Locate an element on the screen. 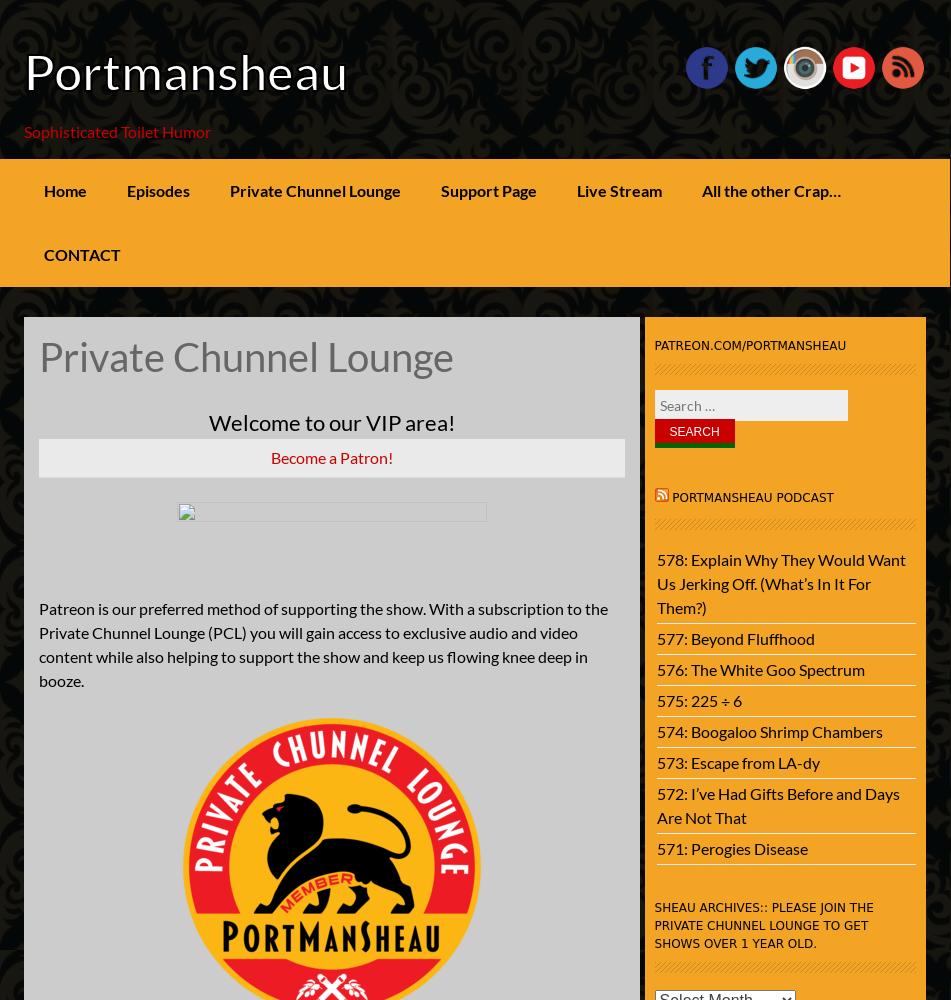 The image size is (951, 1000). 'Patreon is our preferred method of supporting the show. With a subscription to the Private Chunnel Lounge (PCL) you will gain access to exclusive audio and video content while also helping to support the show and keep us flowing knee deep in booze.' is located at coordinates (322, 644).